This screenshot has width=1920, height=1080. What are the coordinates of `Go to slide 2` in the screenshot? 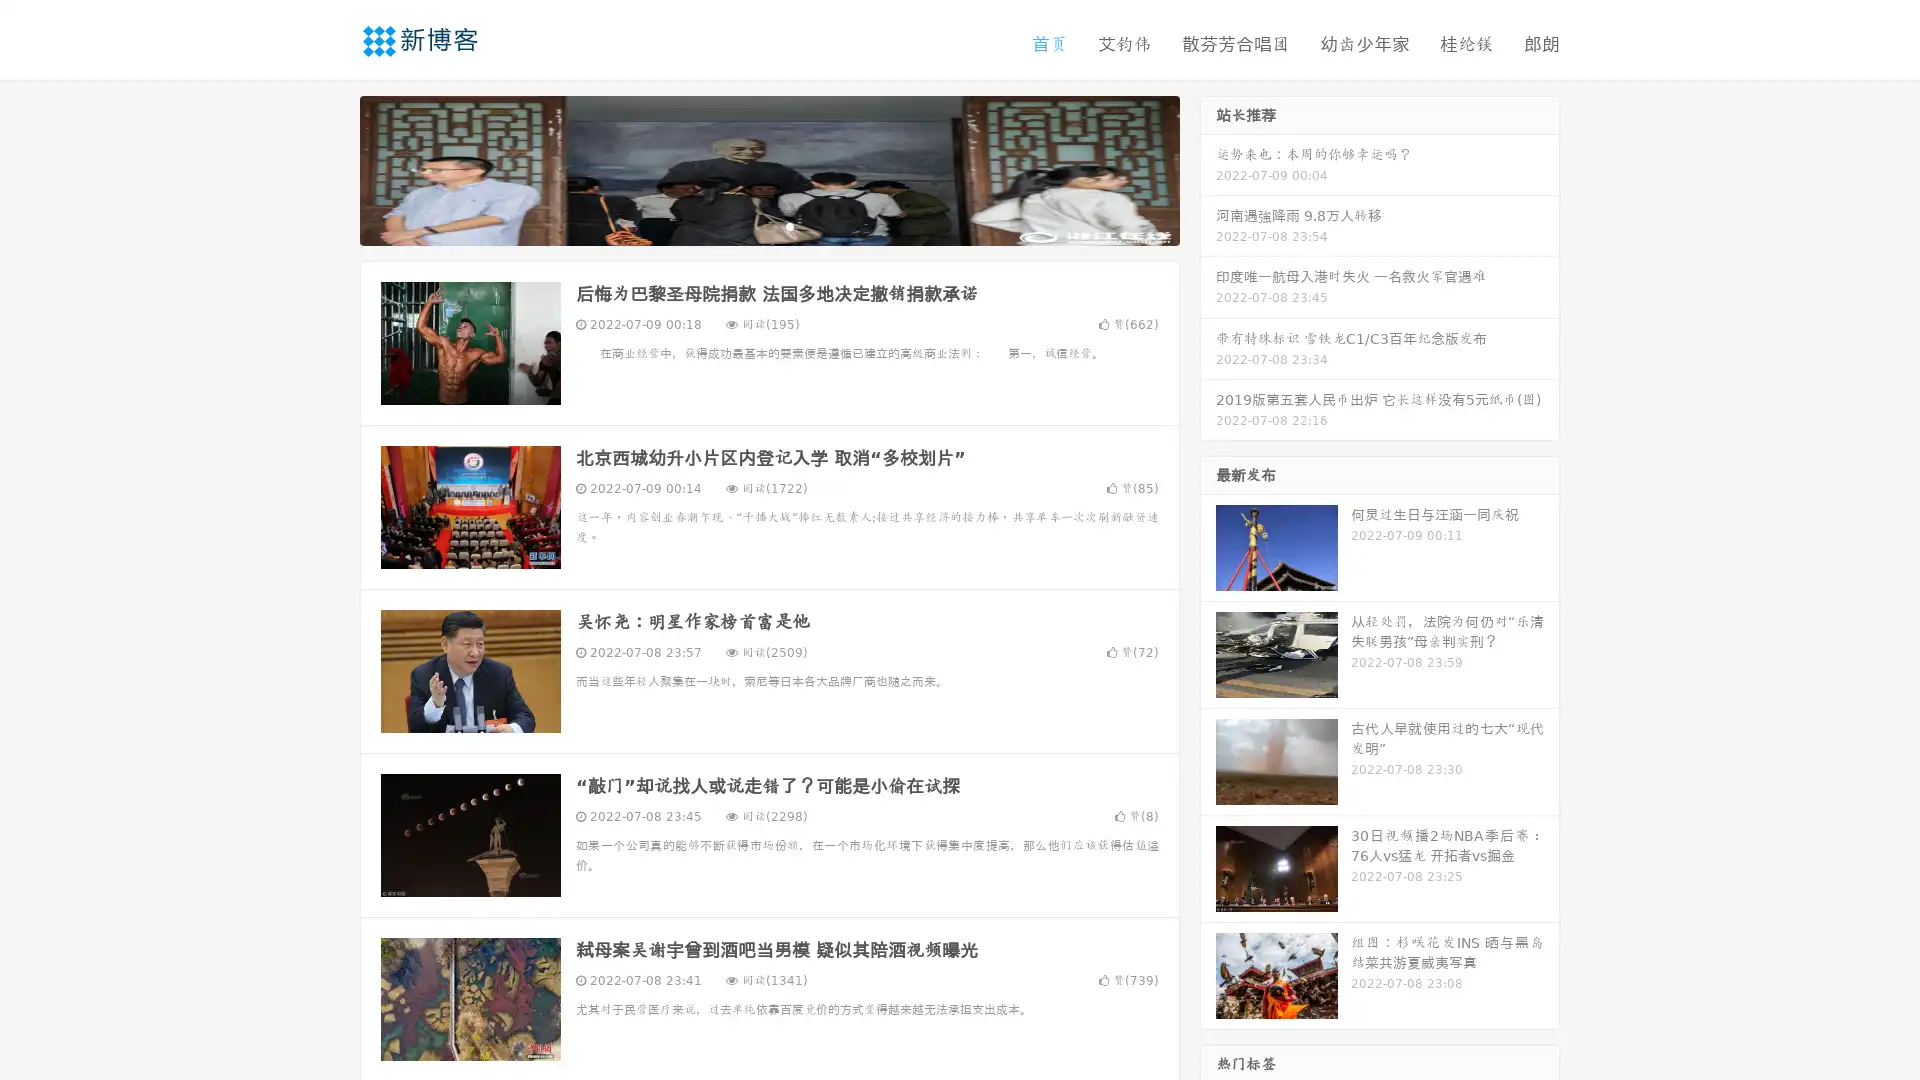 It's located at (768, 225).